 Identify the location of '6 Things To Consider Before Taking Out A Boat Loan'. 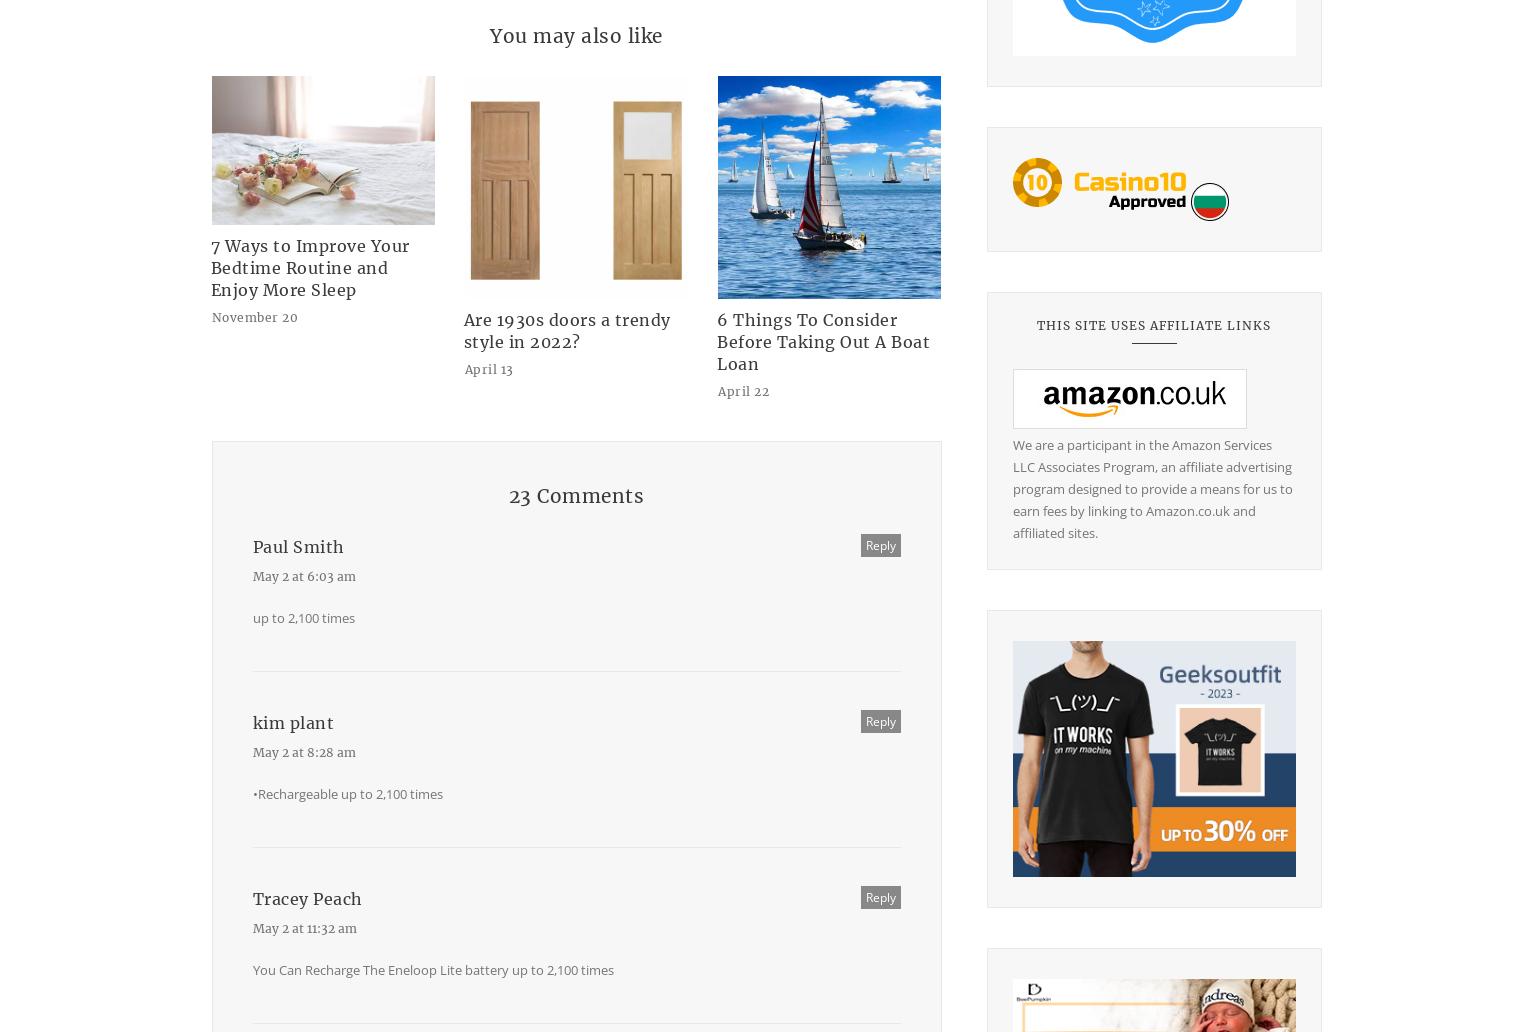
(822, 342).